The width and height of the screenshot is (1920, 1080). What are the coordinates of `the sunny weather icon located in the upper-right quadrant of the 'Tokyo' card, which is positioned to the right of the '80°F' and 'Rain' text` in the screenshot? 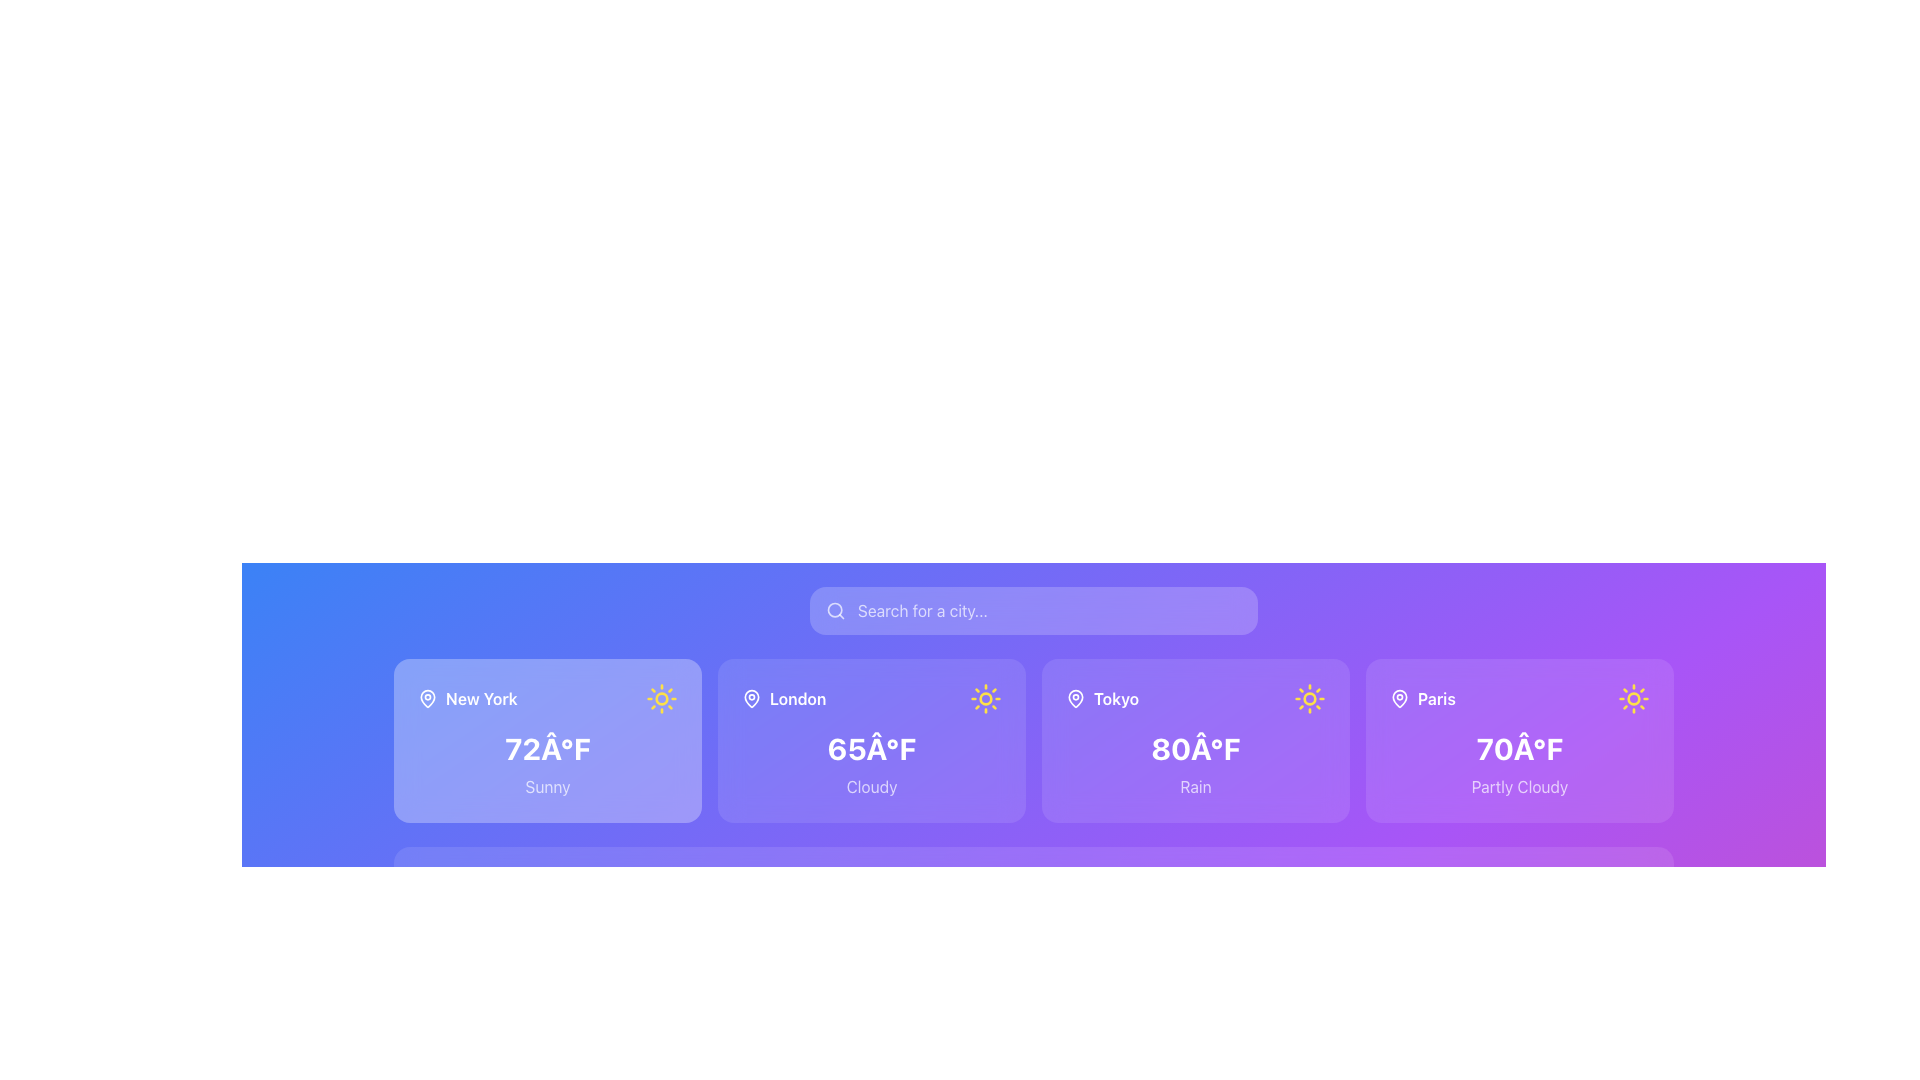 It's located at (1310, 697).